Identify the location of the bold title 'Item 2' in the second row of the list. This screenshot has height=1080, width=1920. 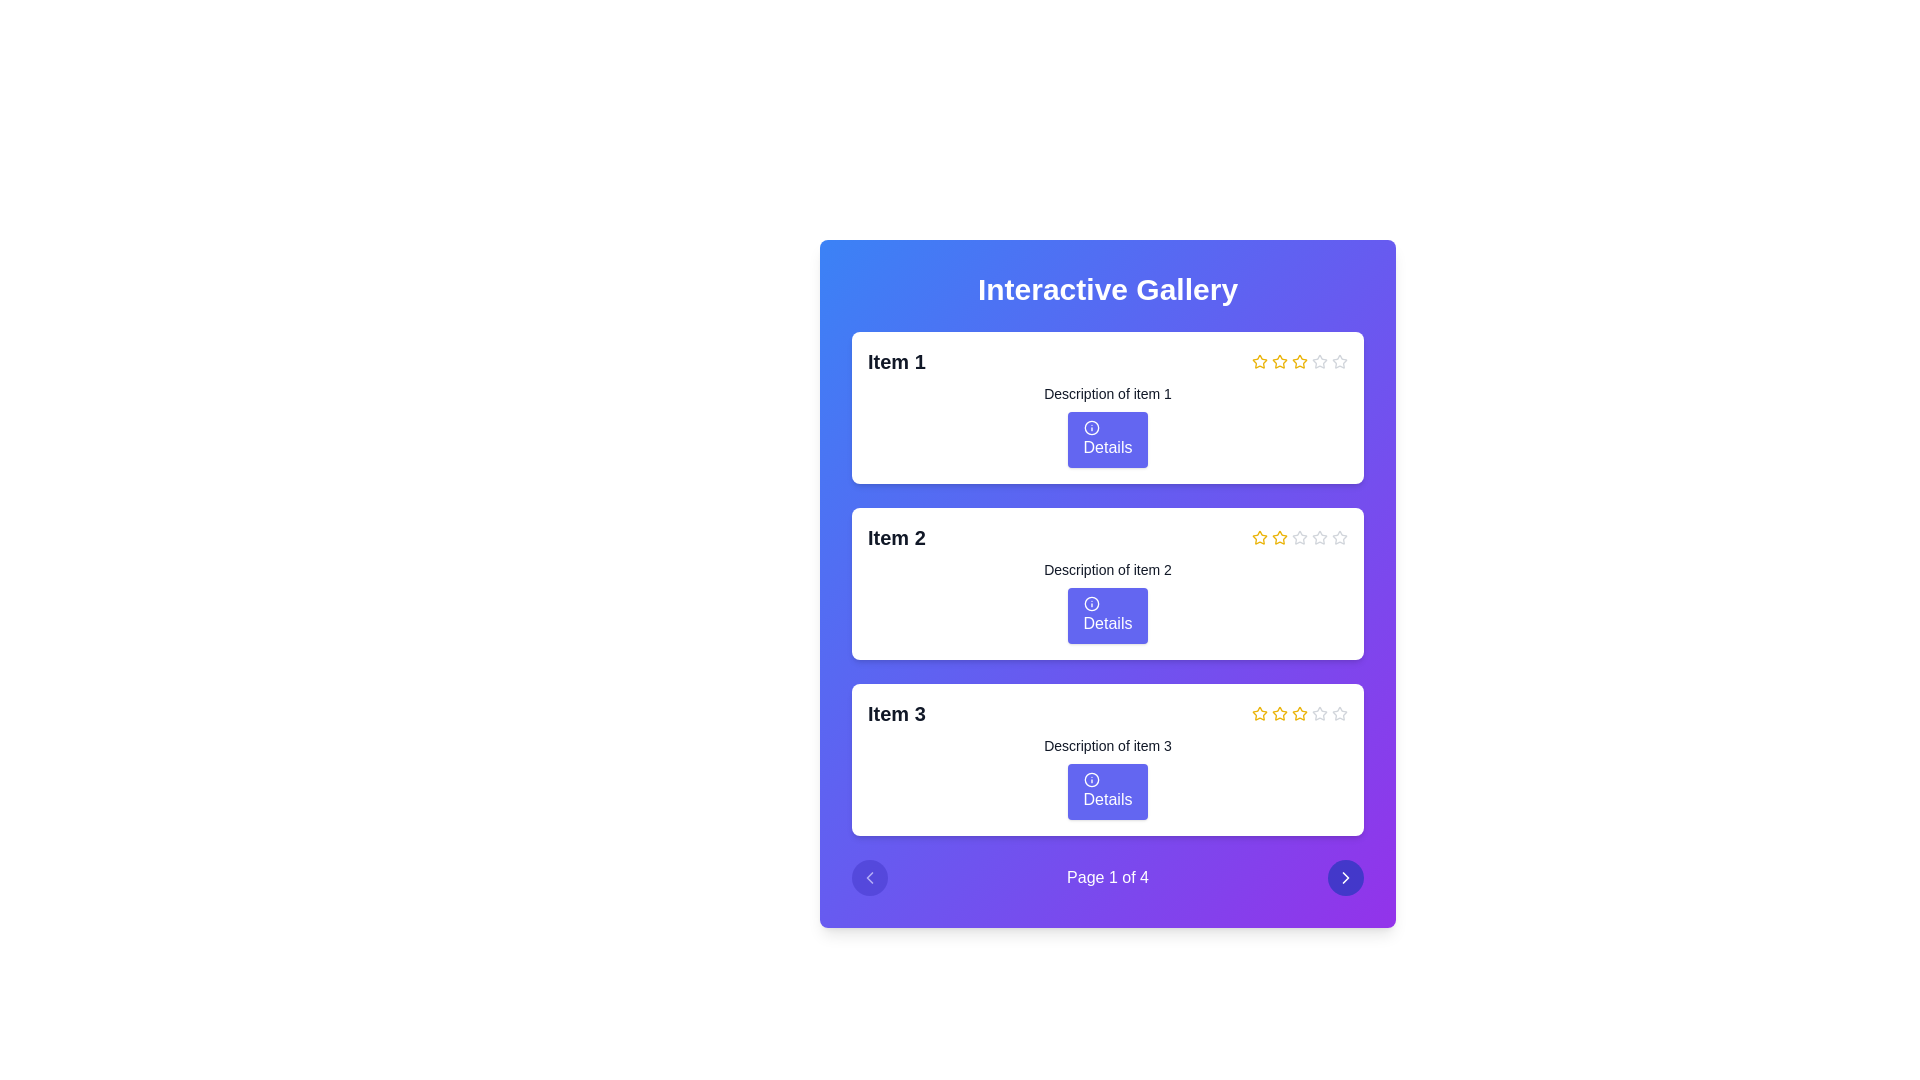
(1107, 536).